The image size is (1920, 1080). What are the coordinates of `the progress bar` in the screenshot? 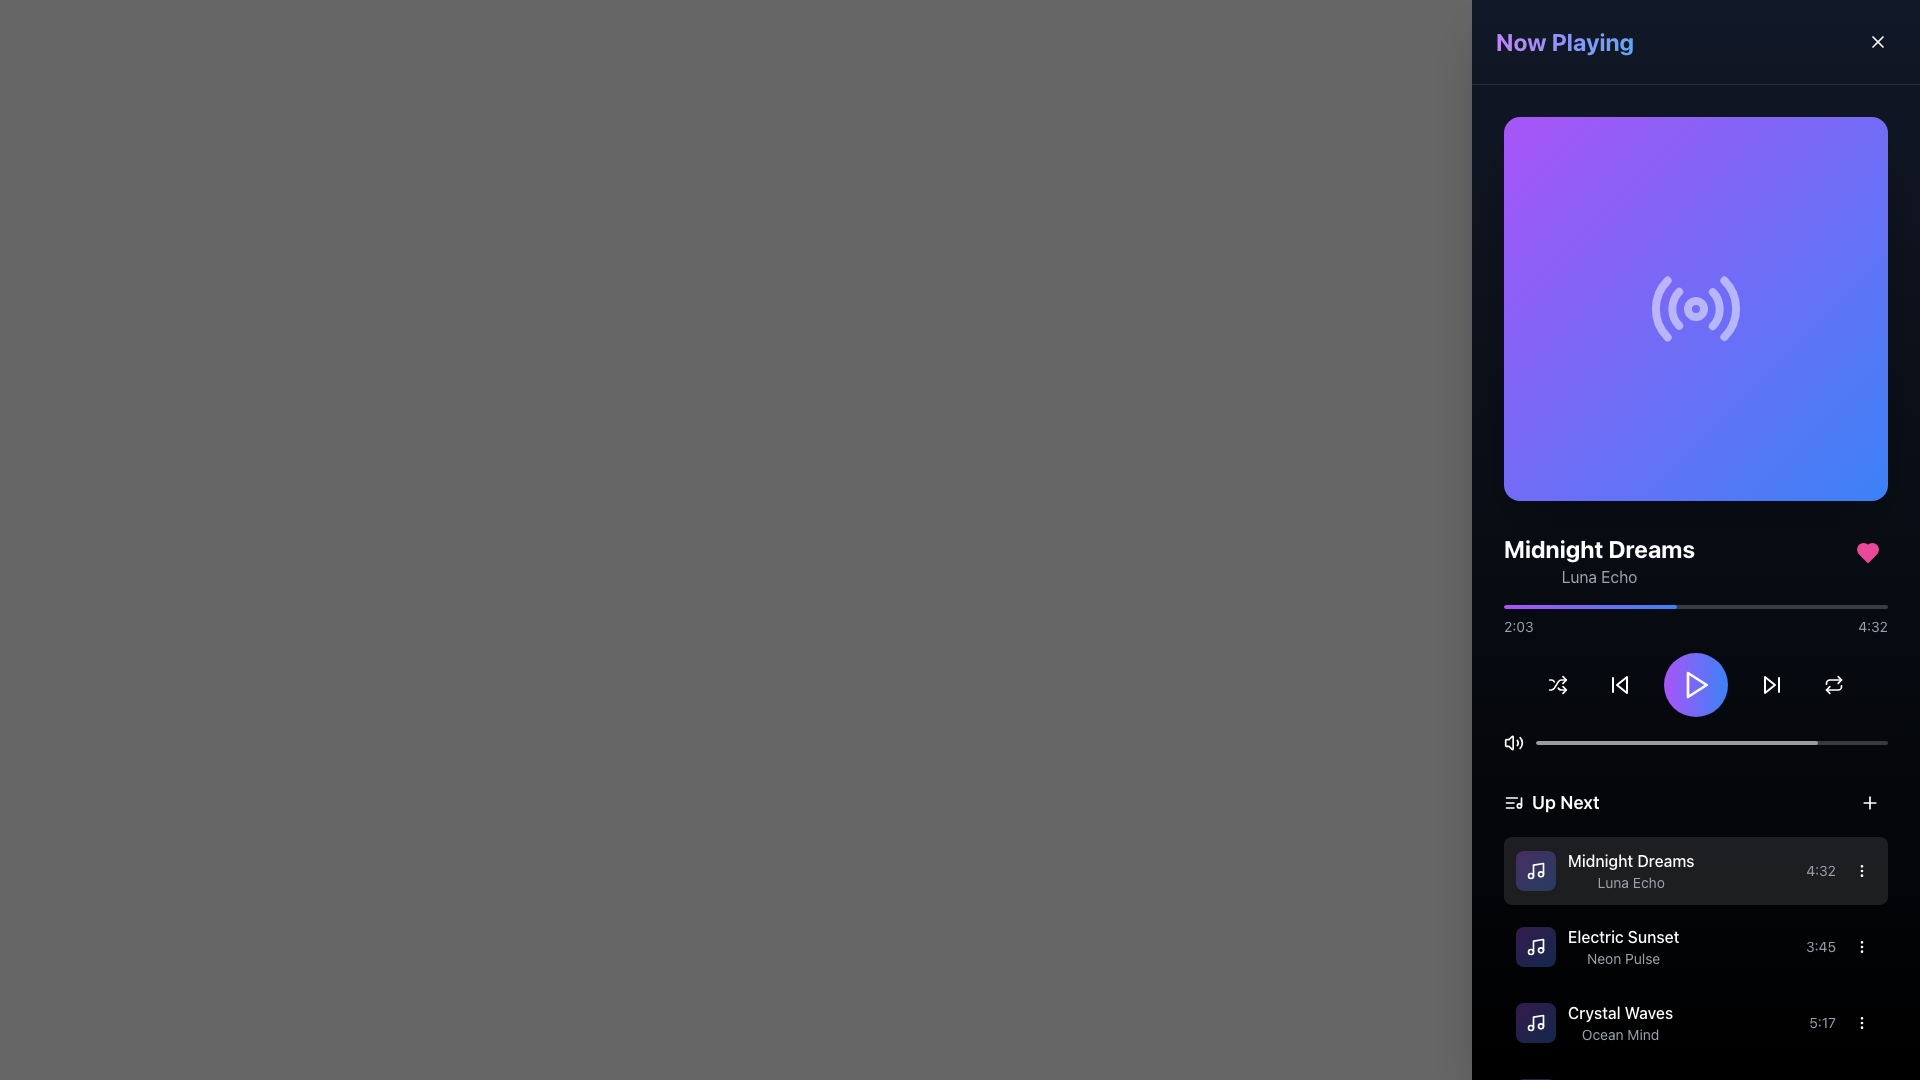 It's located at (1612, 605).